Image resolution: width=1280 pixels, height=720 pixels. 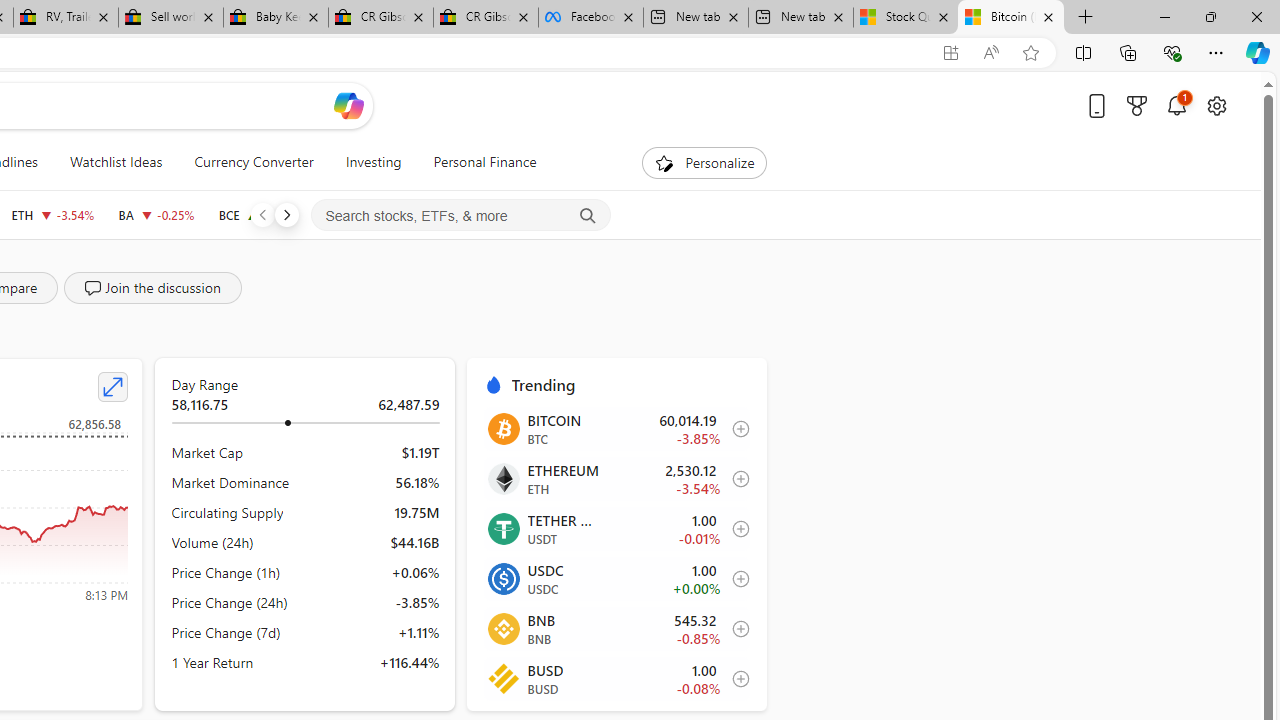 What do you see at coordinates (373, 162) in the screenshot?
I see `'Investing'` at bounding box center [373, 162].